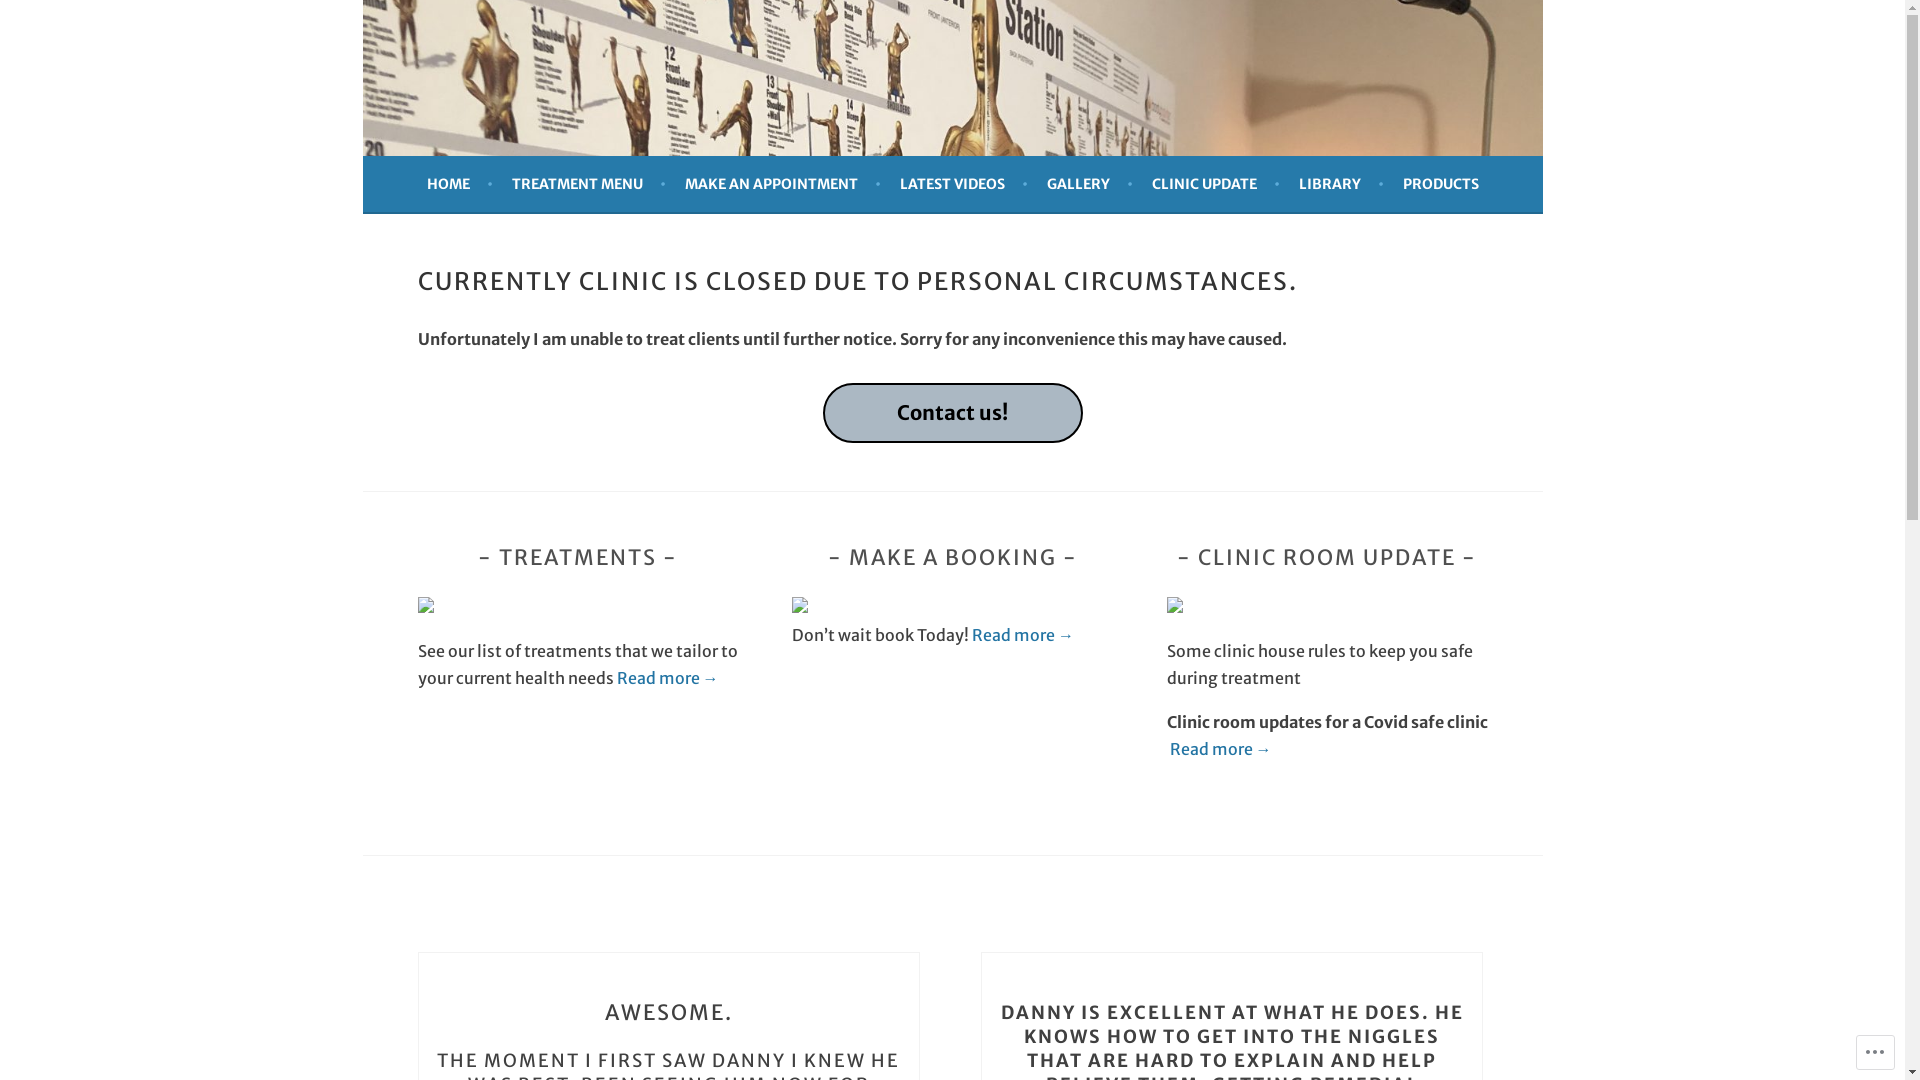 This screenshot has width=1920, height=1080. I want to click on 'CLINIC UPDATE', so click(1214, 184).